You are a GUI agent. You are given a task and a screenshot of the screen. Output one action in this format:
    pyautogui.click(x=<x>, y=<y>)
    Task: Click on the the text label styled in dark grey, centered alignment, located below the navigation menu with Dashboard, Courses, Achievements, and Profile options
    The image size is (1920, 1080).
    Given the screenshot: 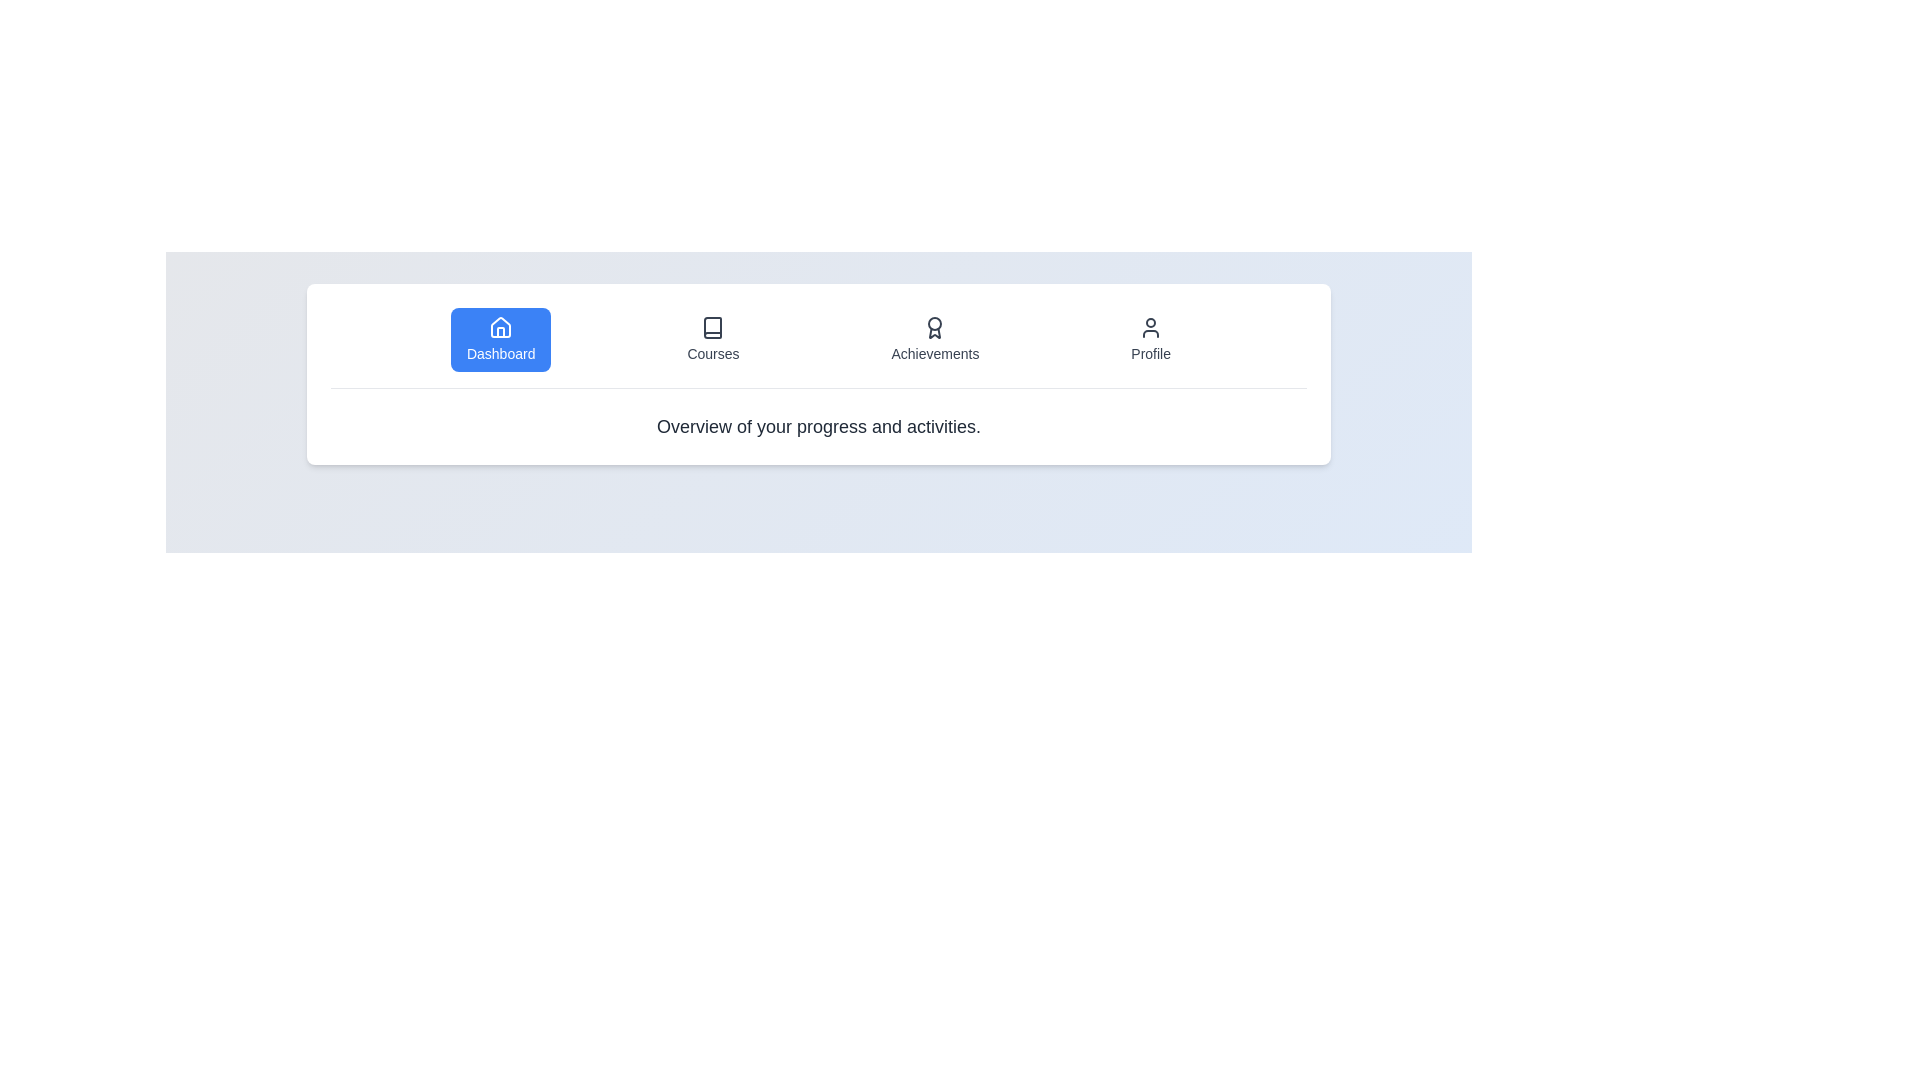 What is the action you would take?
    pyautogui.click(x=819, y=426)
    